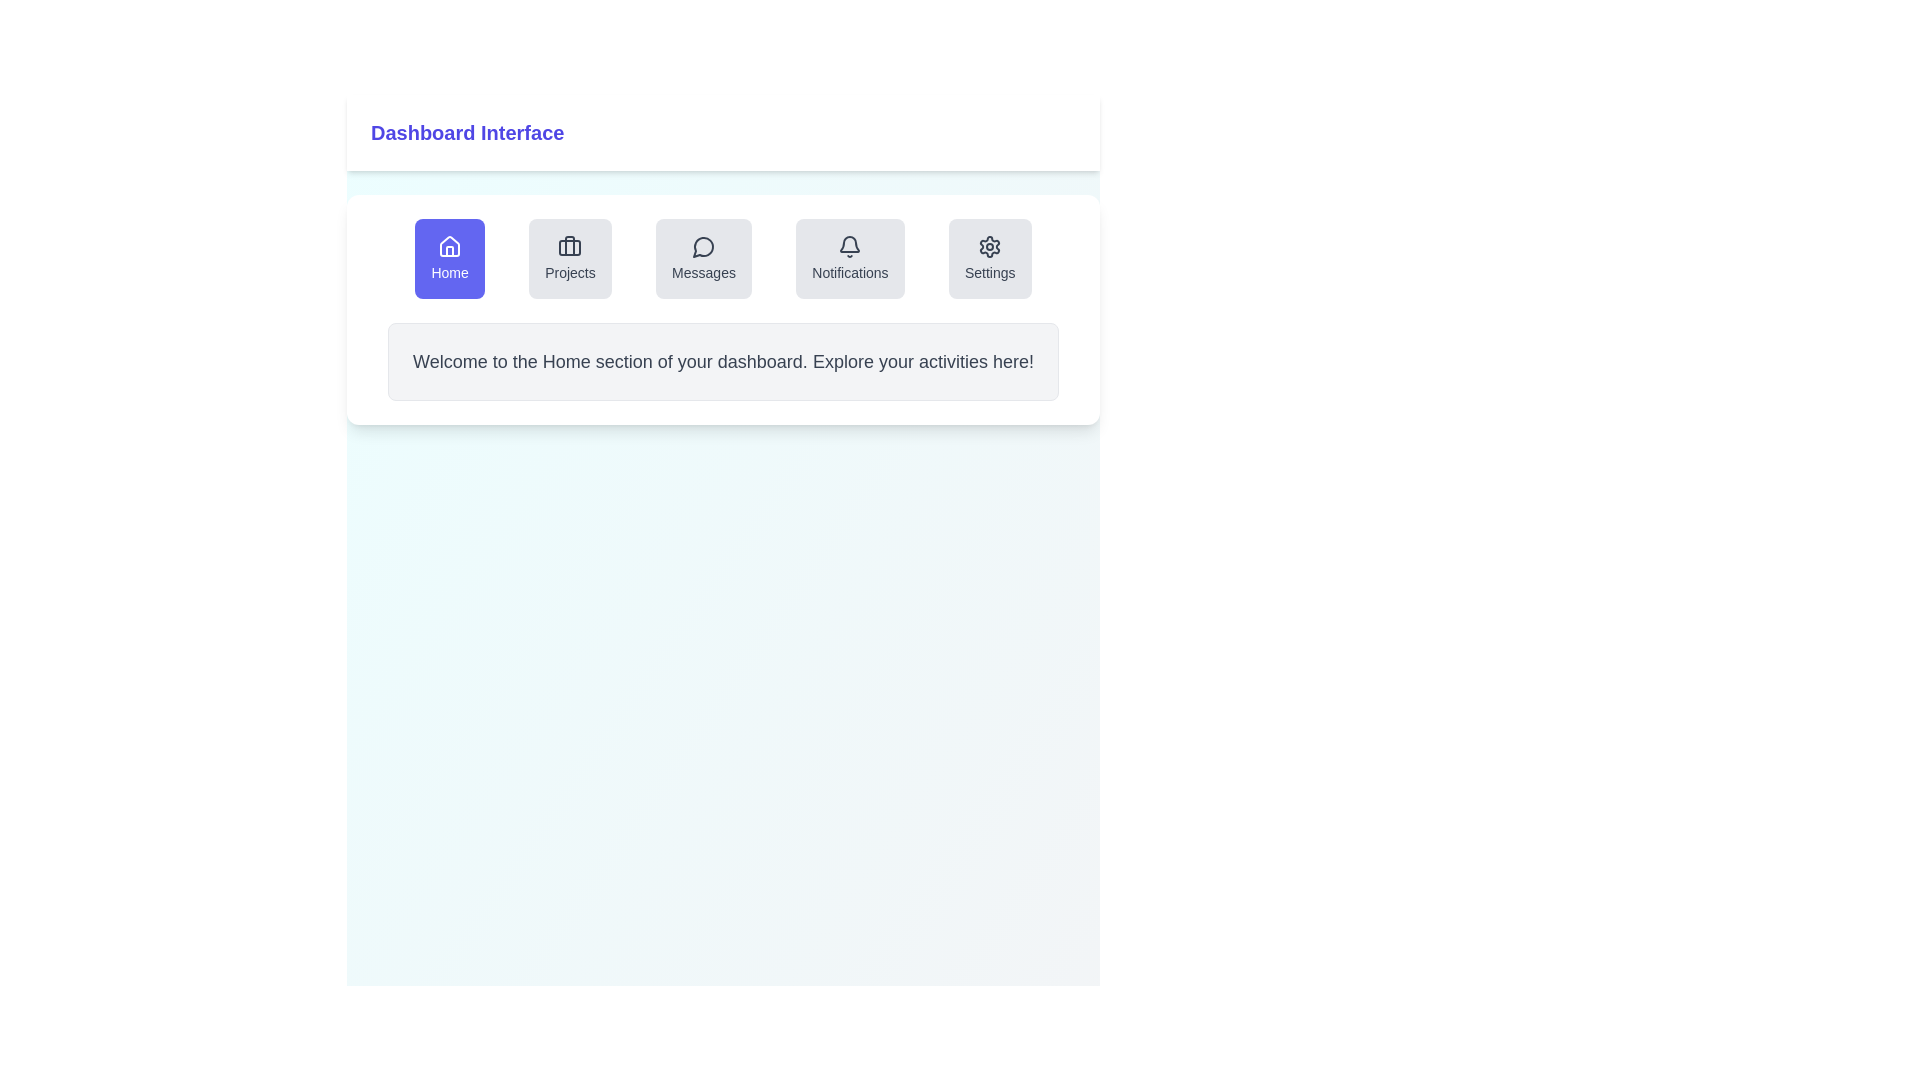 This screenshot has width=1920, height=1080. Describe the element at coordinates (569, 245) in the screenshot. I see `the 'Projects' icon, which is the upper part of the second box from the left in a horizontal row of five` at that location.